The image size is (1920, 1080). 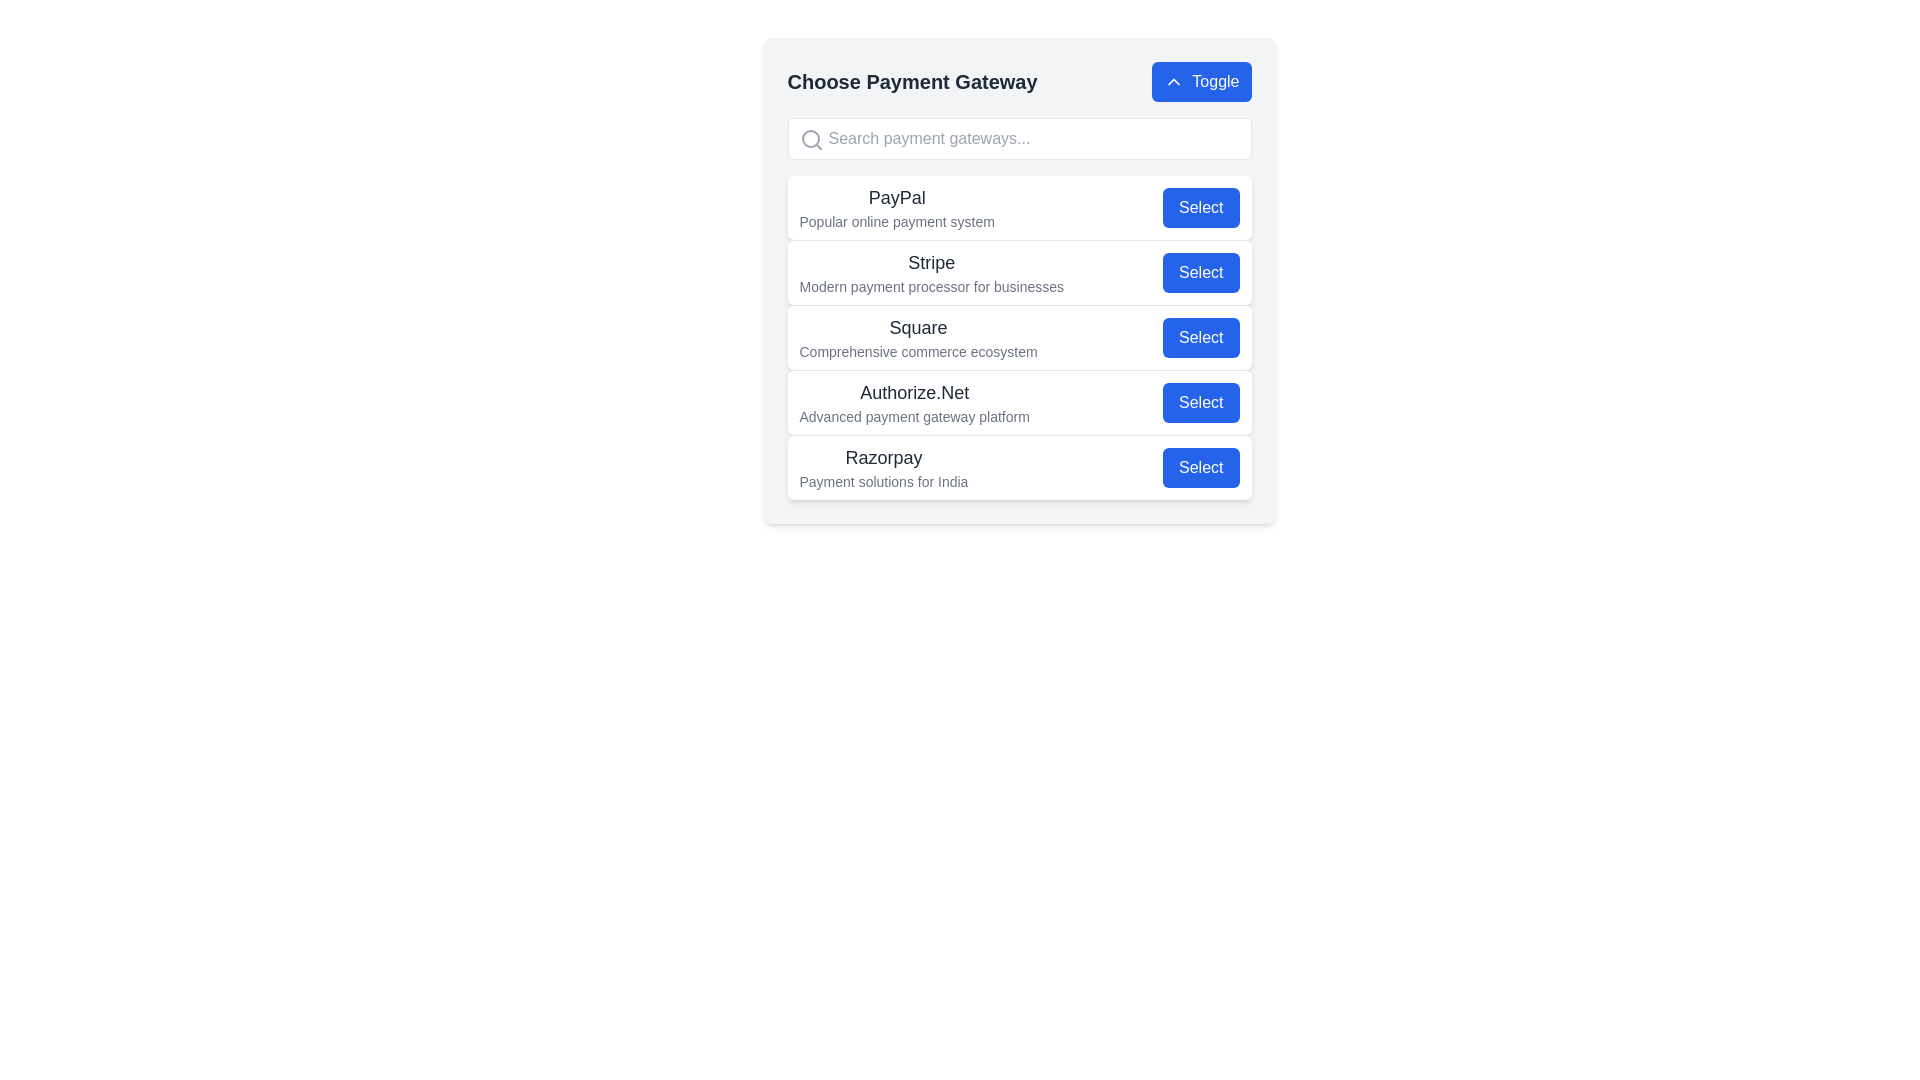 What do you see at coordinates (1019, 467) in the screenshot?
I see `the card labeled 'Razorpay'` at bounding box center [1019, 467].